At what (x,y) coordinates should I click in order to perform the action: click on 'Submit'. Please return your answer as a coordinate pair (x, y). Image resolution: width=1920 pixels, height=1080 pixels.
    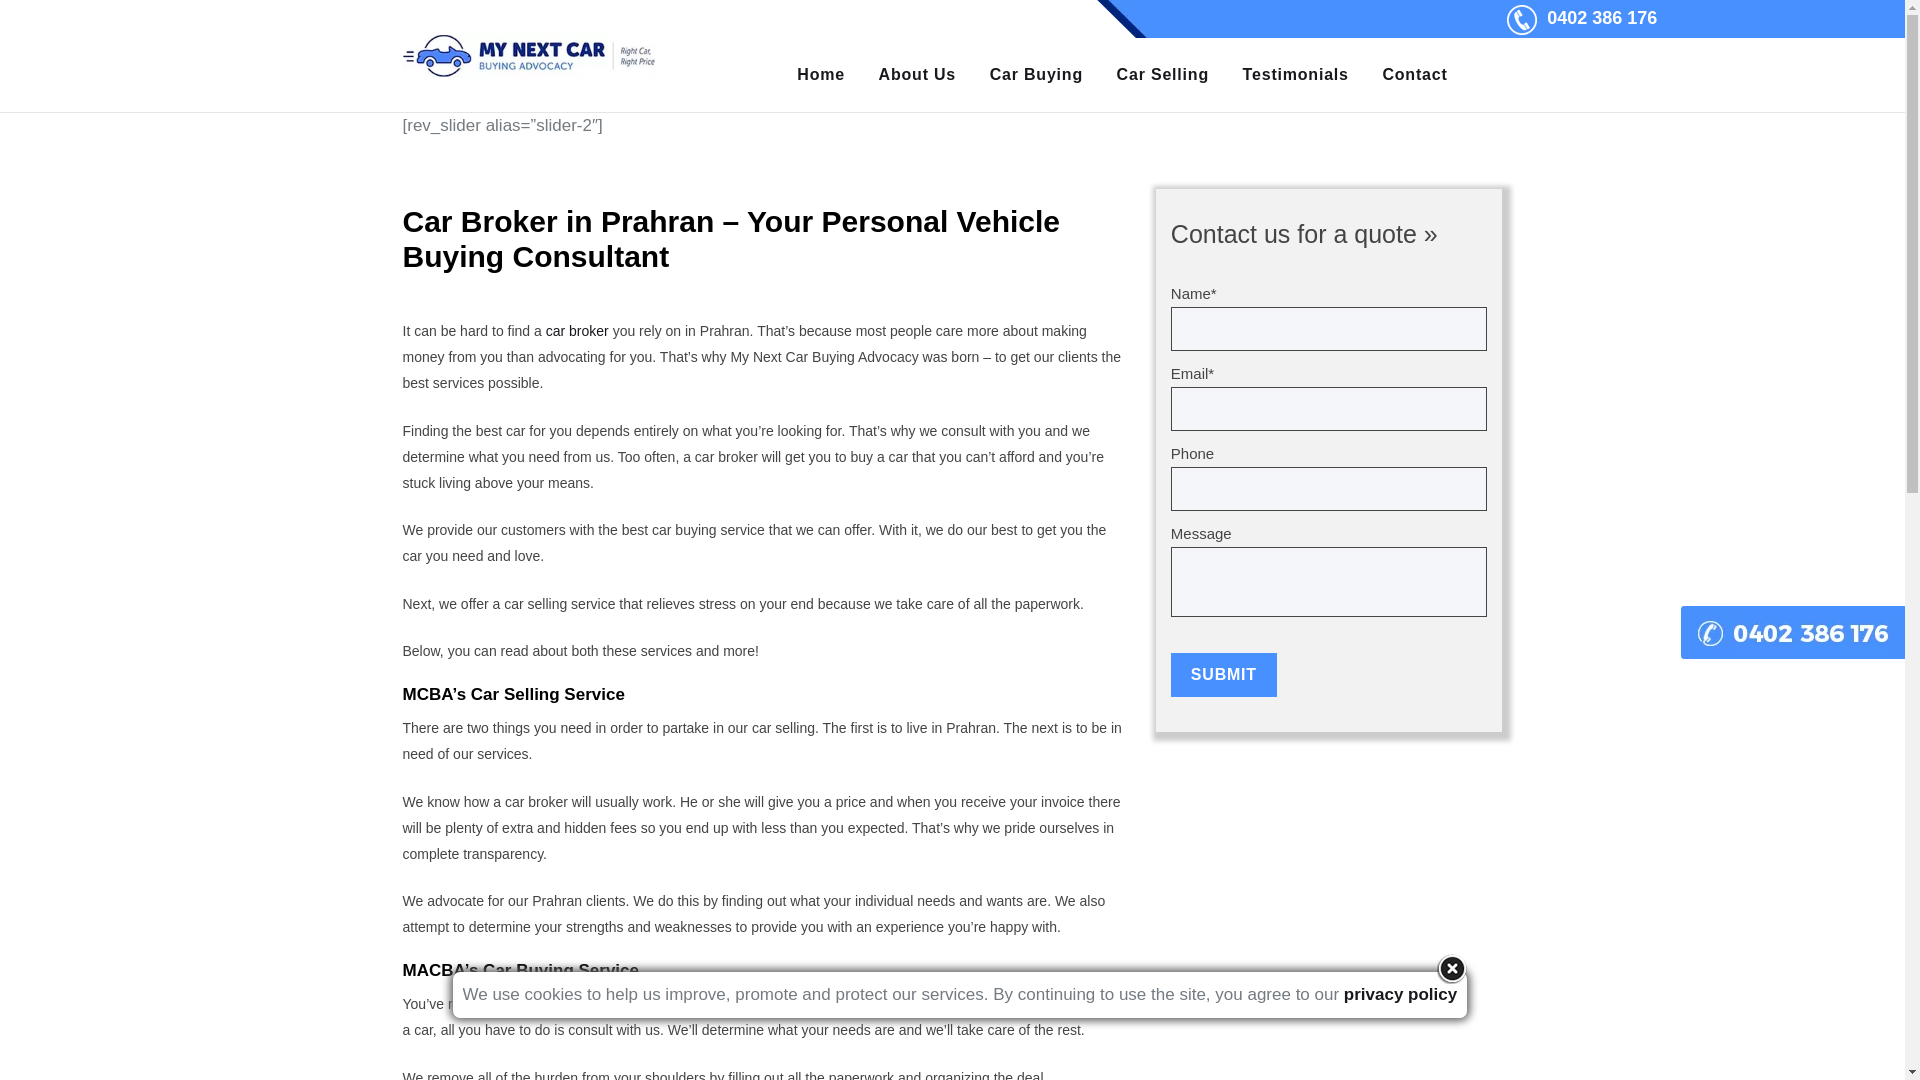
    Looking at the image, I should click on (1223, 675).